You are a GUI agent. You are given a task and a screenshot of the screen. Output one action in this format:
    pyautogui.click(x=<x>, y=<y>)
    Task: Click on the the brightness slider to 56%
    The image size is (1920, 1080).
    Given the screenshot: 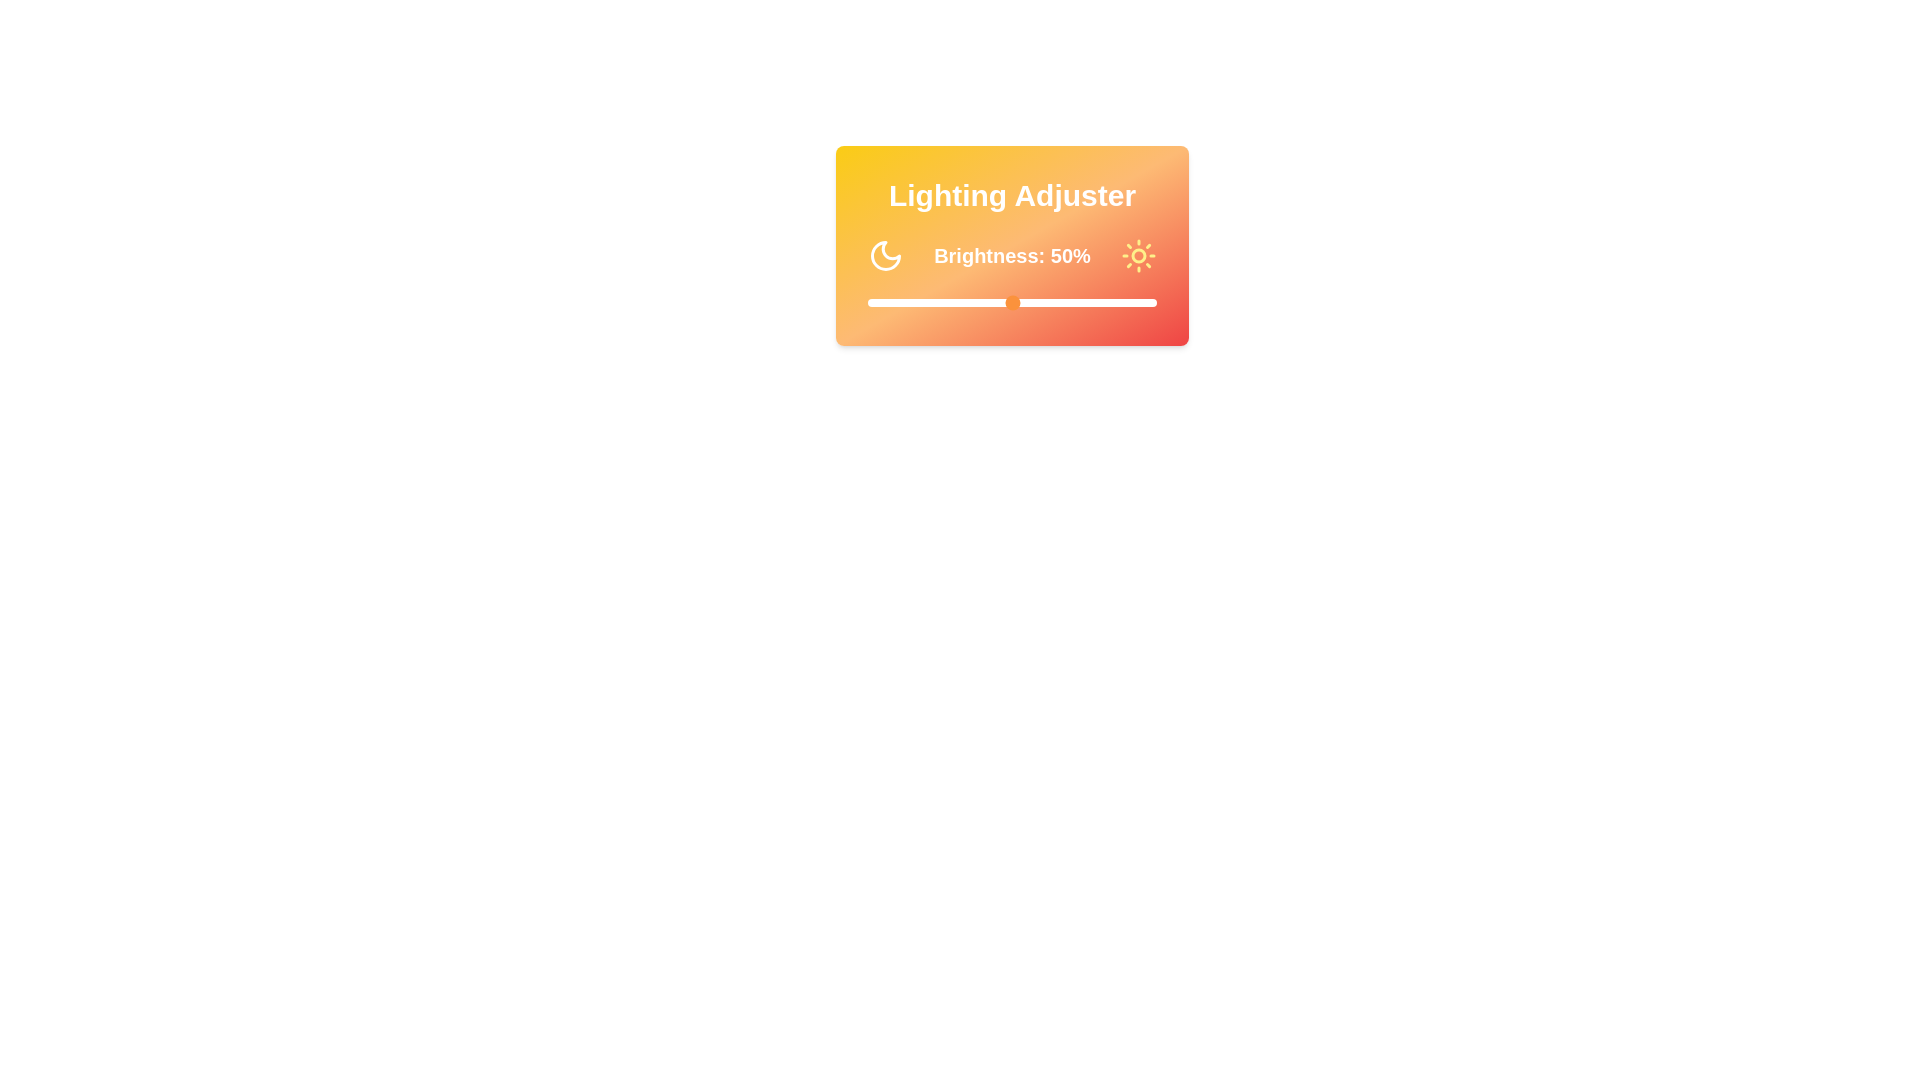 What is the action you would take?
    pyautogui.click(x=1029, y=303)
    